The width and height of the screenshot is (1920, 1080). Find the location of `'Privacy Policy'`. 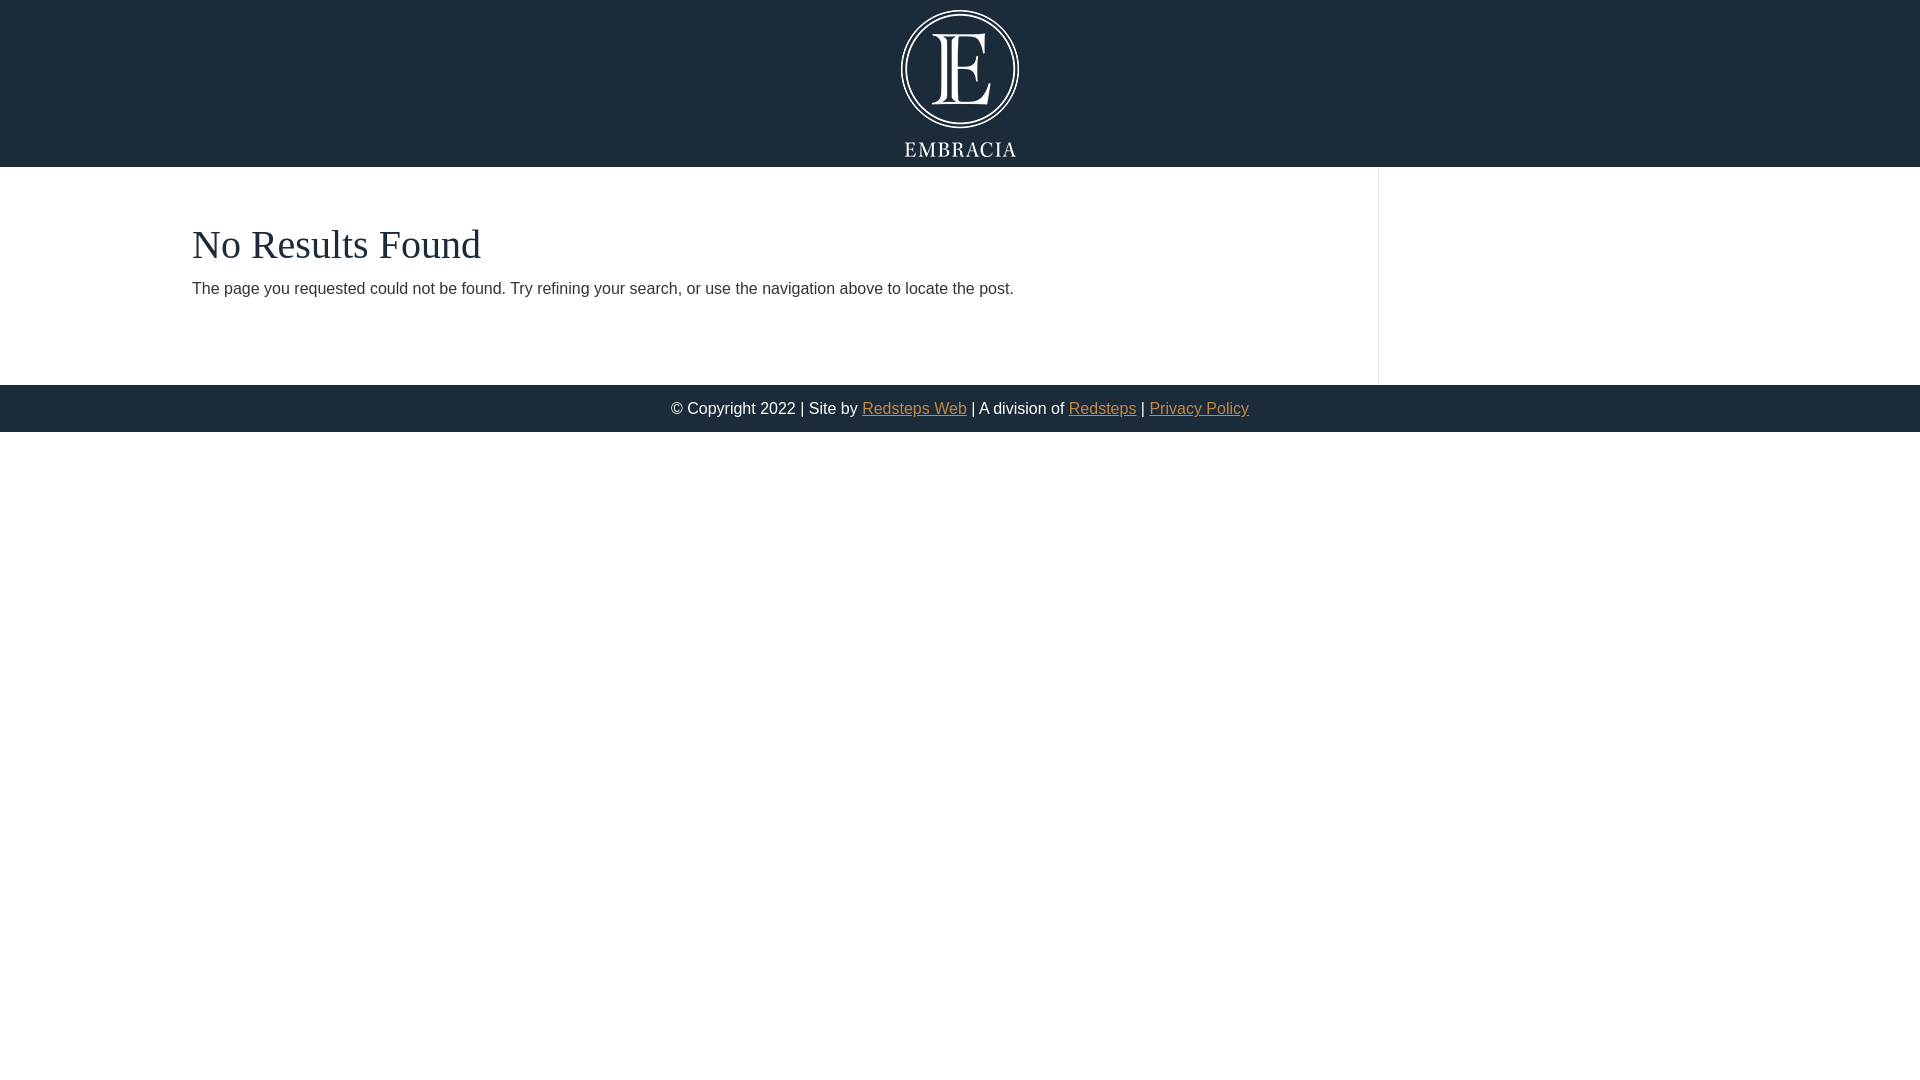

'Privacy Policy' is located at coordinates (1199, 407).